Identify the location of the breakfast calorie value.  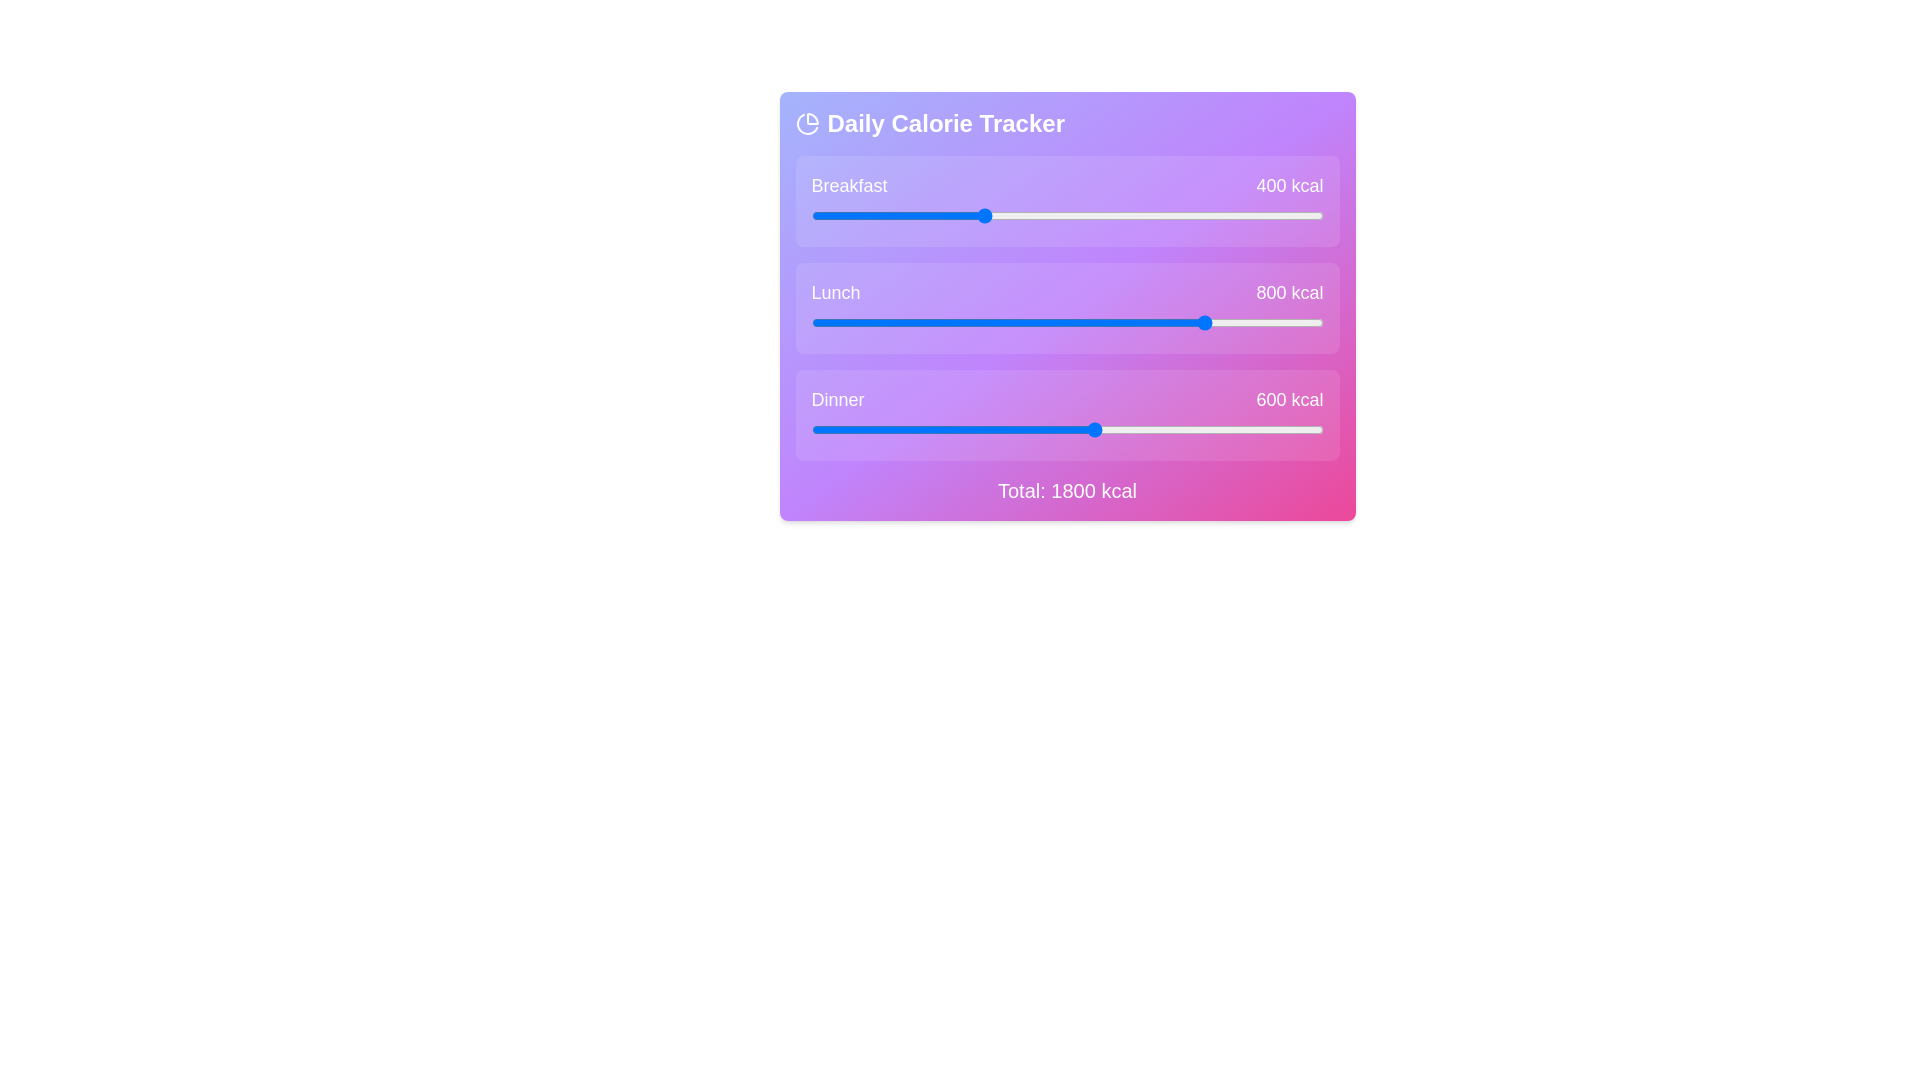
(1097, 216).